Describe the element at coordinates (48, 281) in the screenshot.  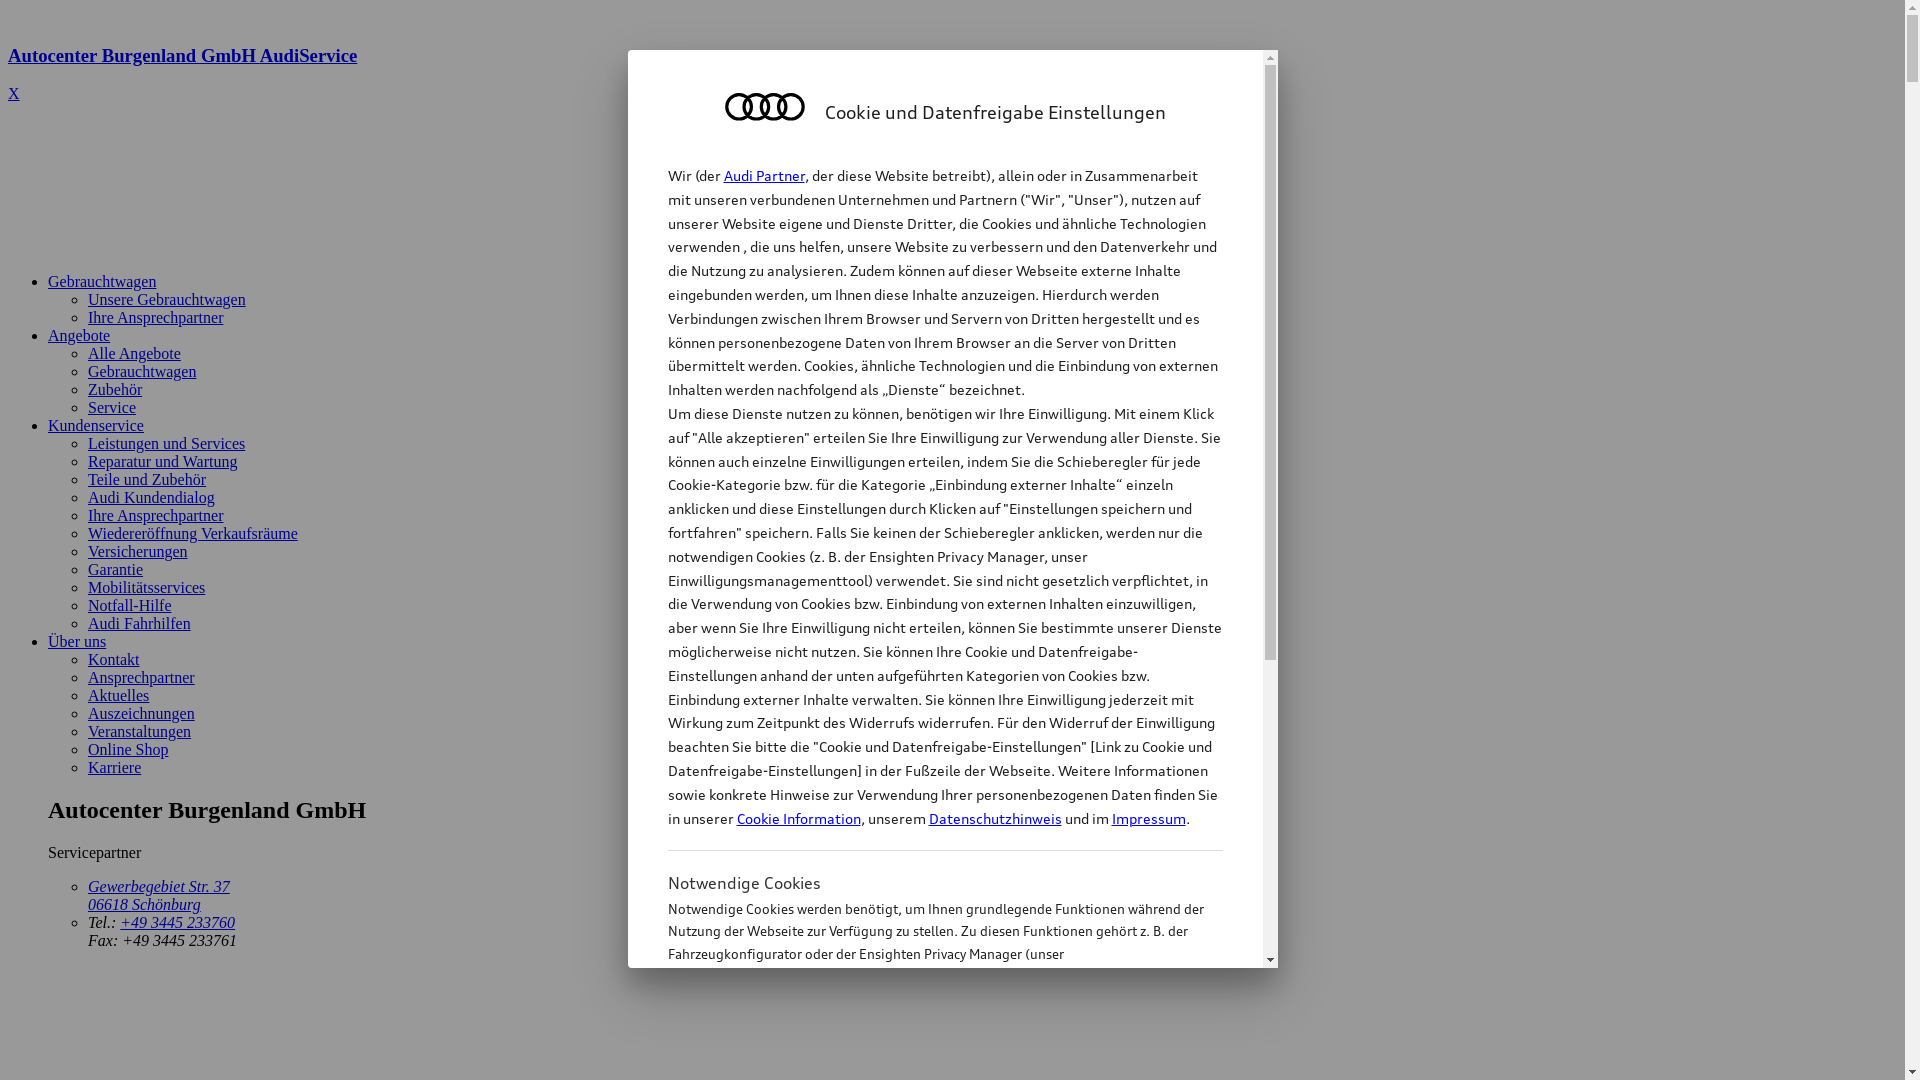
I see `'Gebrauchtwagen'` at that location.